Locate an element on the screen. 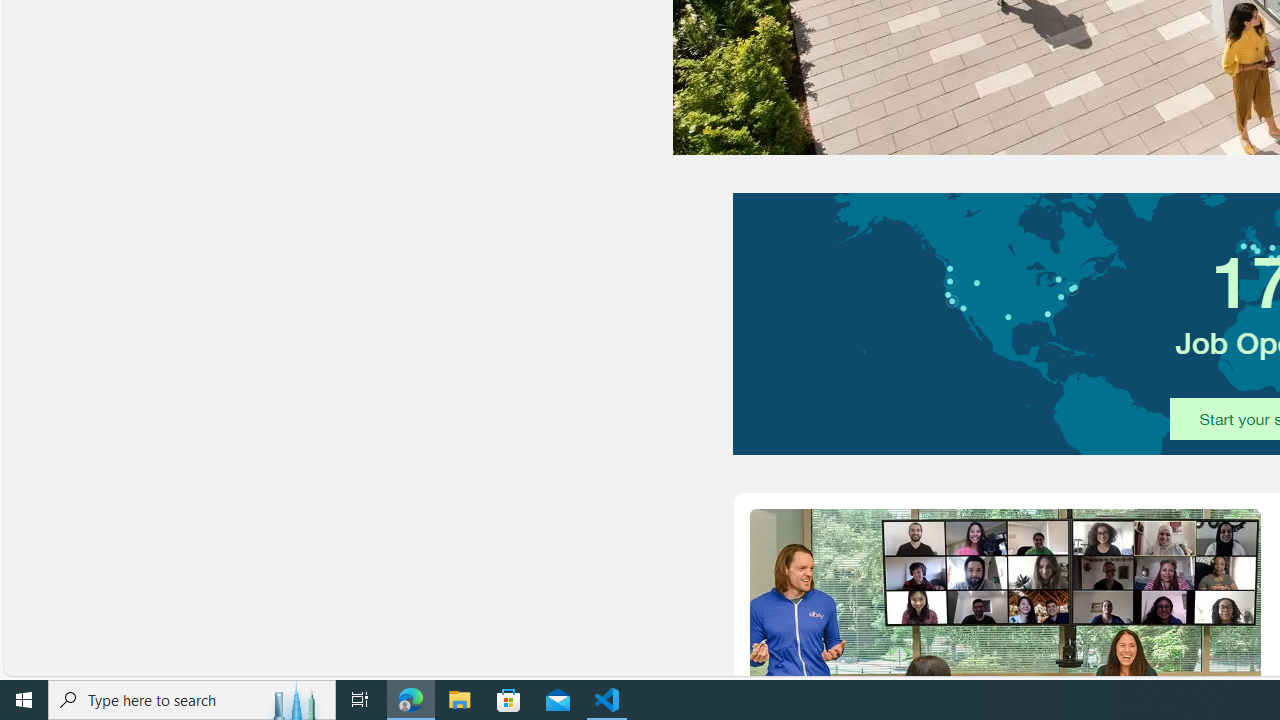 The width and height of the screenshot is (1280, 720). 'Task View' is located at coordinates (359, 698).